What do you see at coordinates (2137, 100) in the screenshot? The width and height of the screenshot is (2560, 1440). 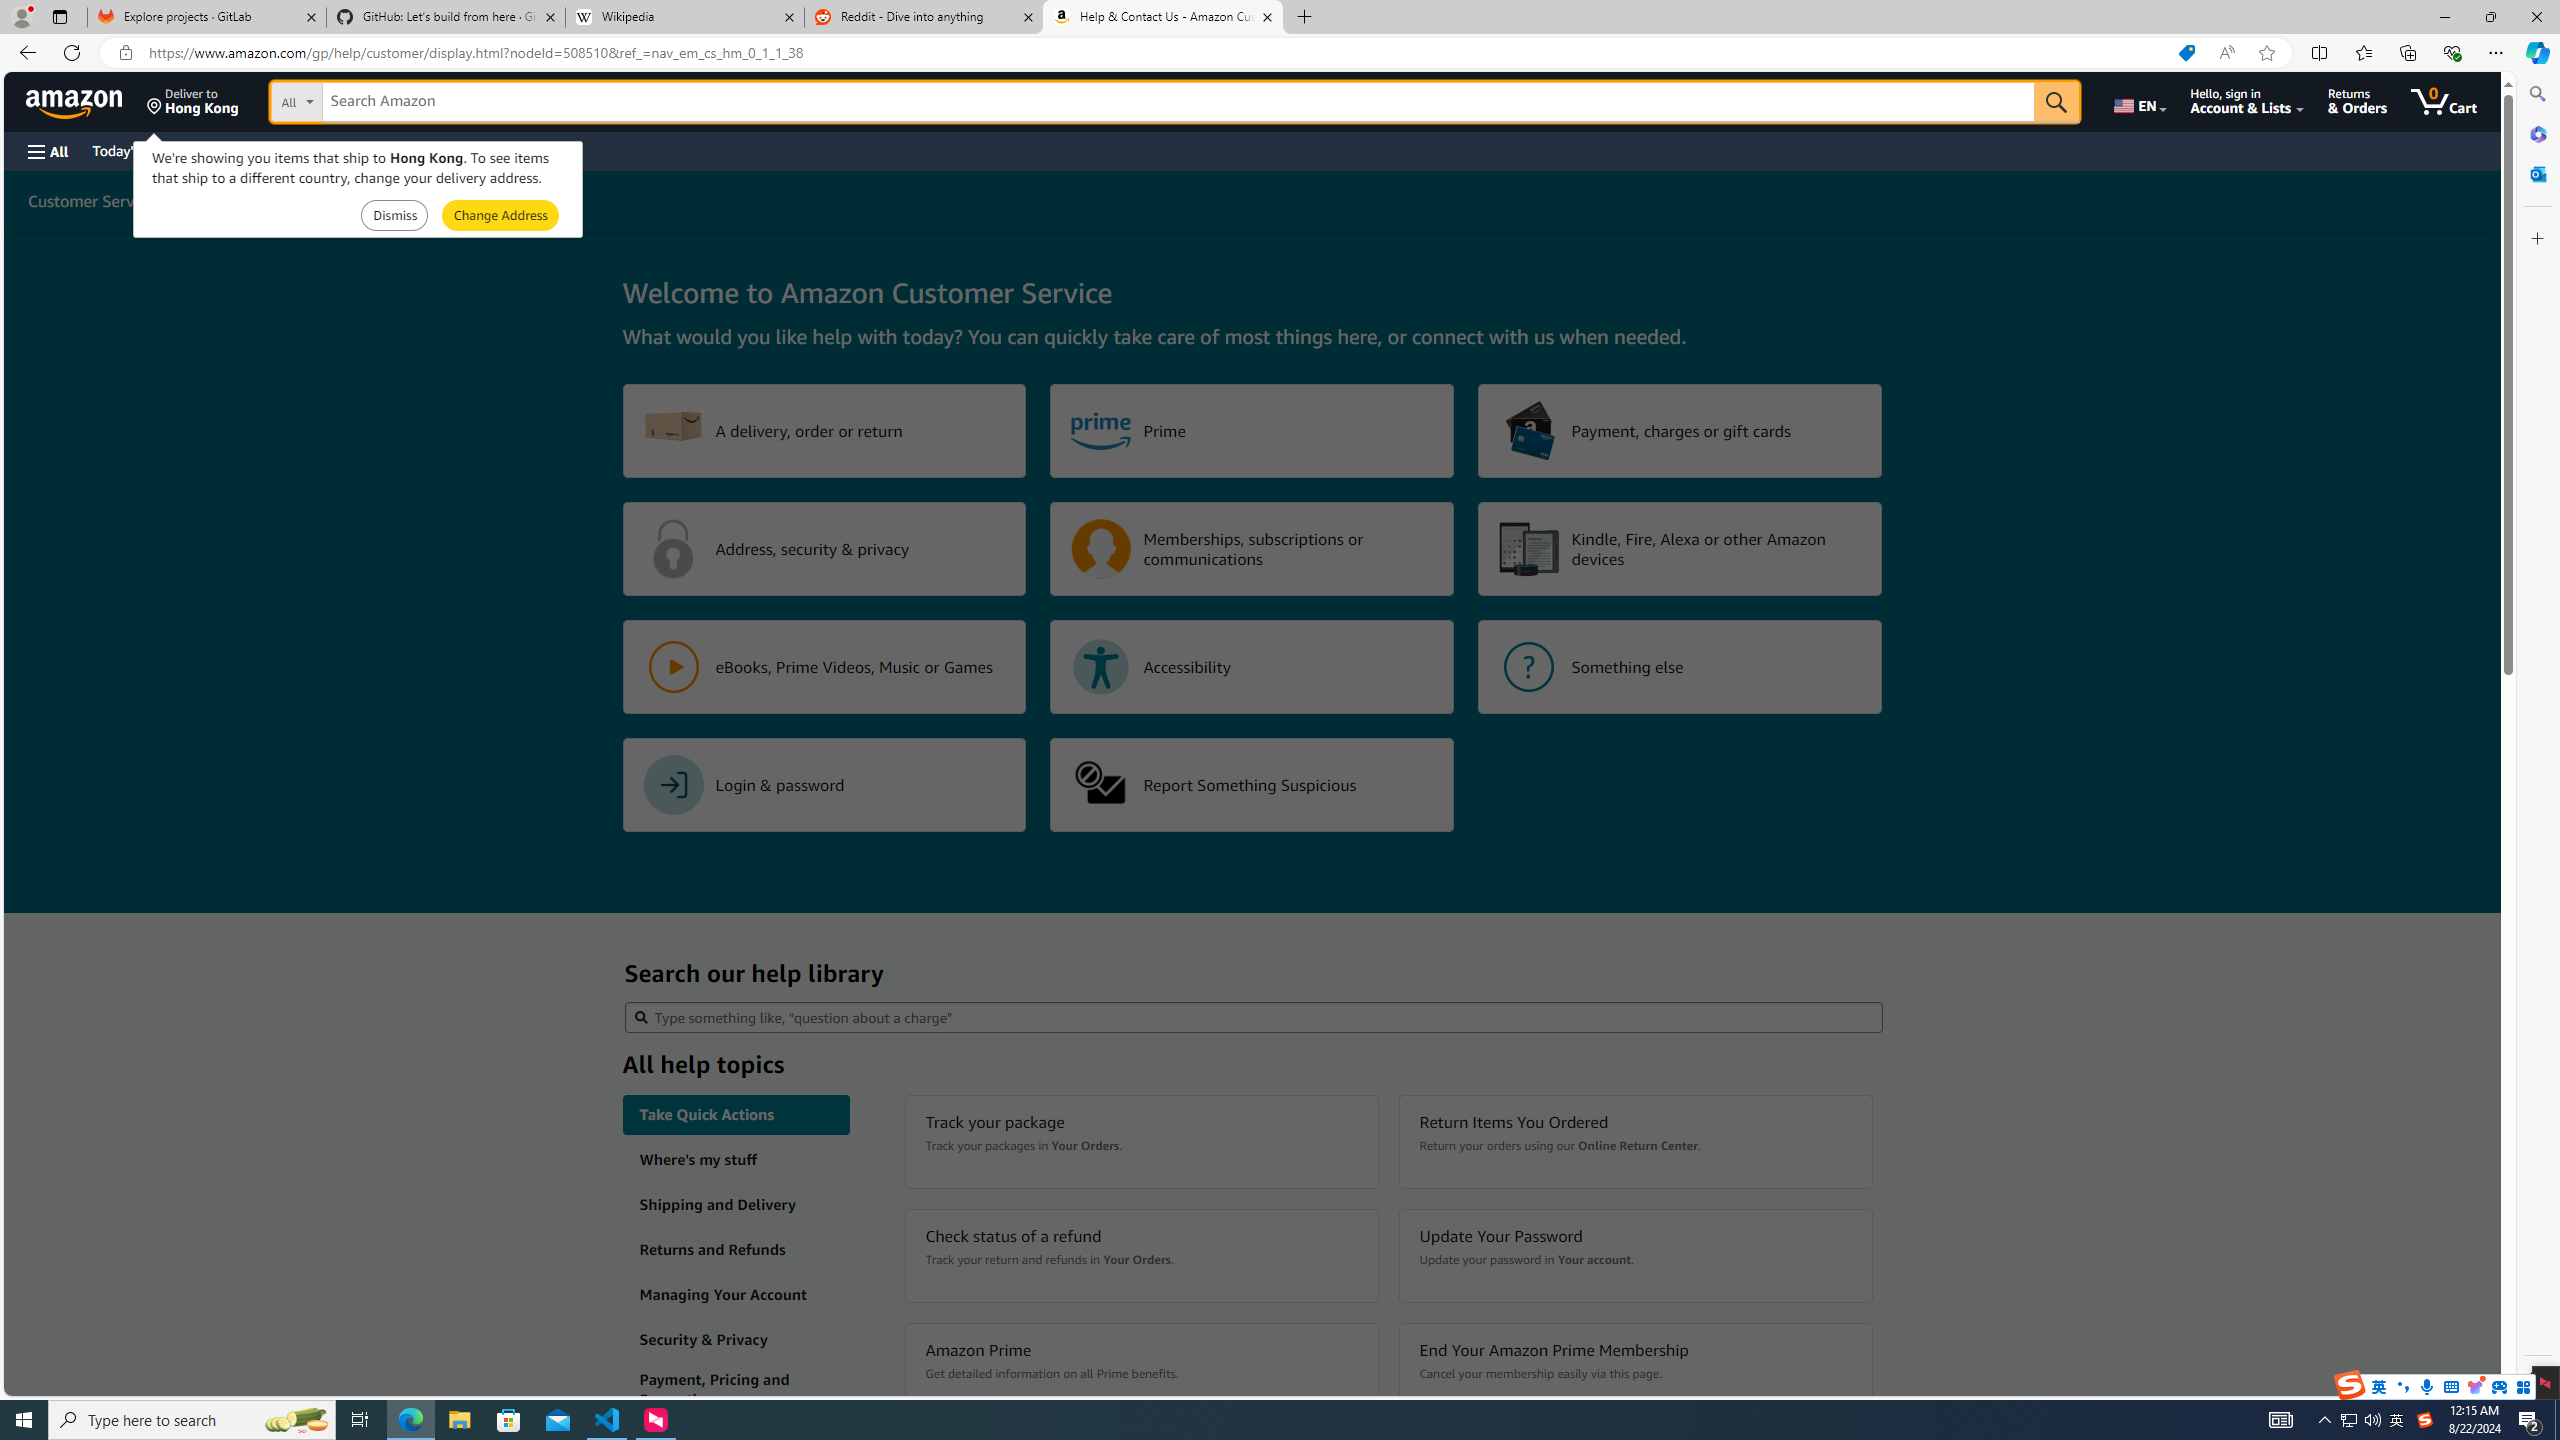 I see `'Choose a language for shopping.'` at bounding box center [2137, 100].